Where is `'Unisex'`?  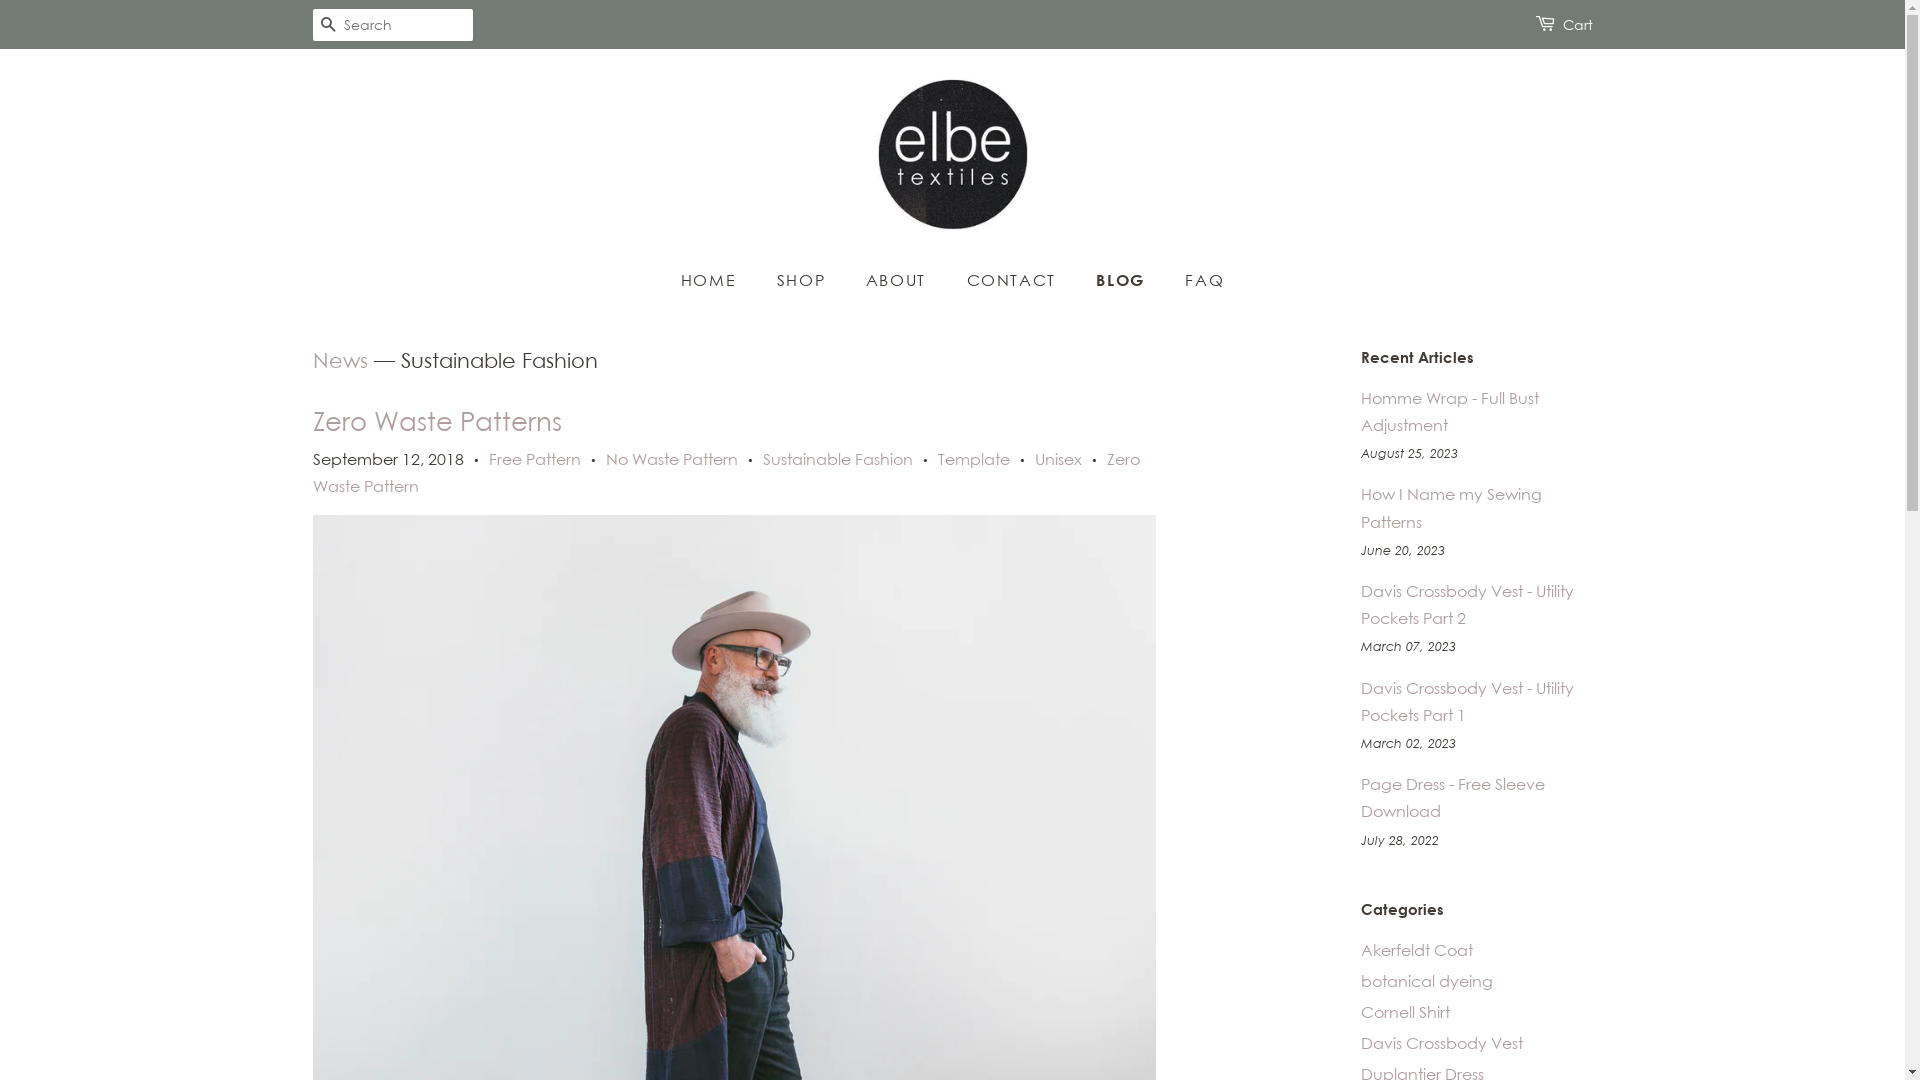
'Unisex' is located at coordinates (1056, 459).